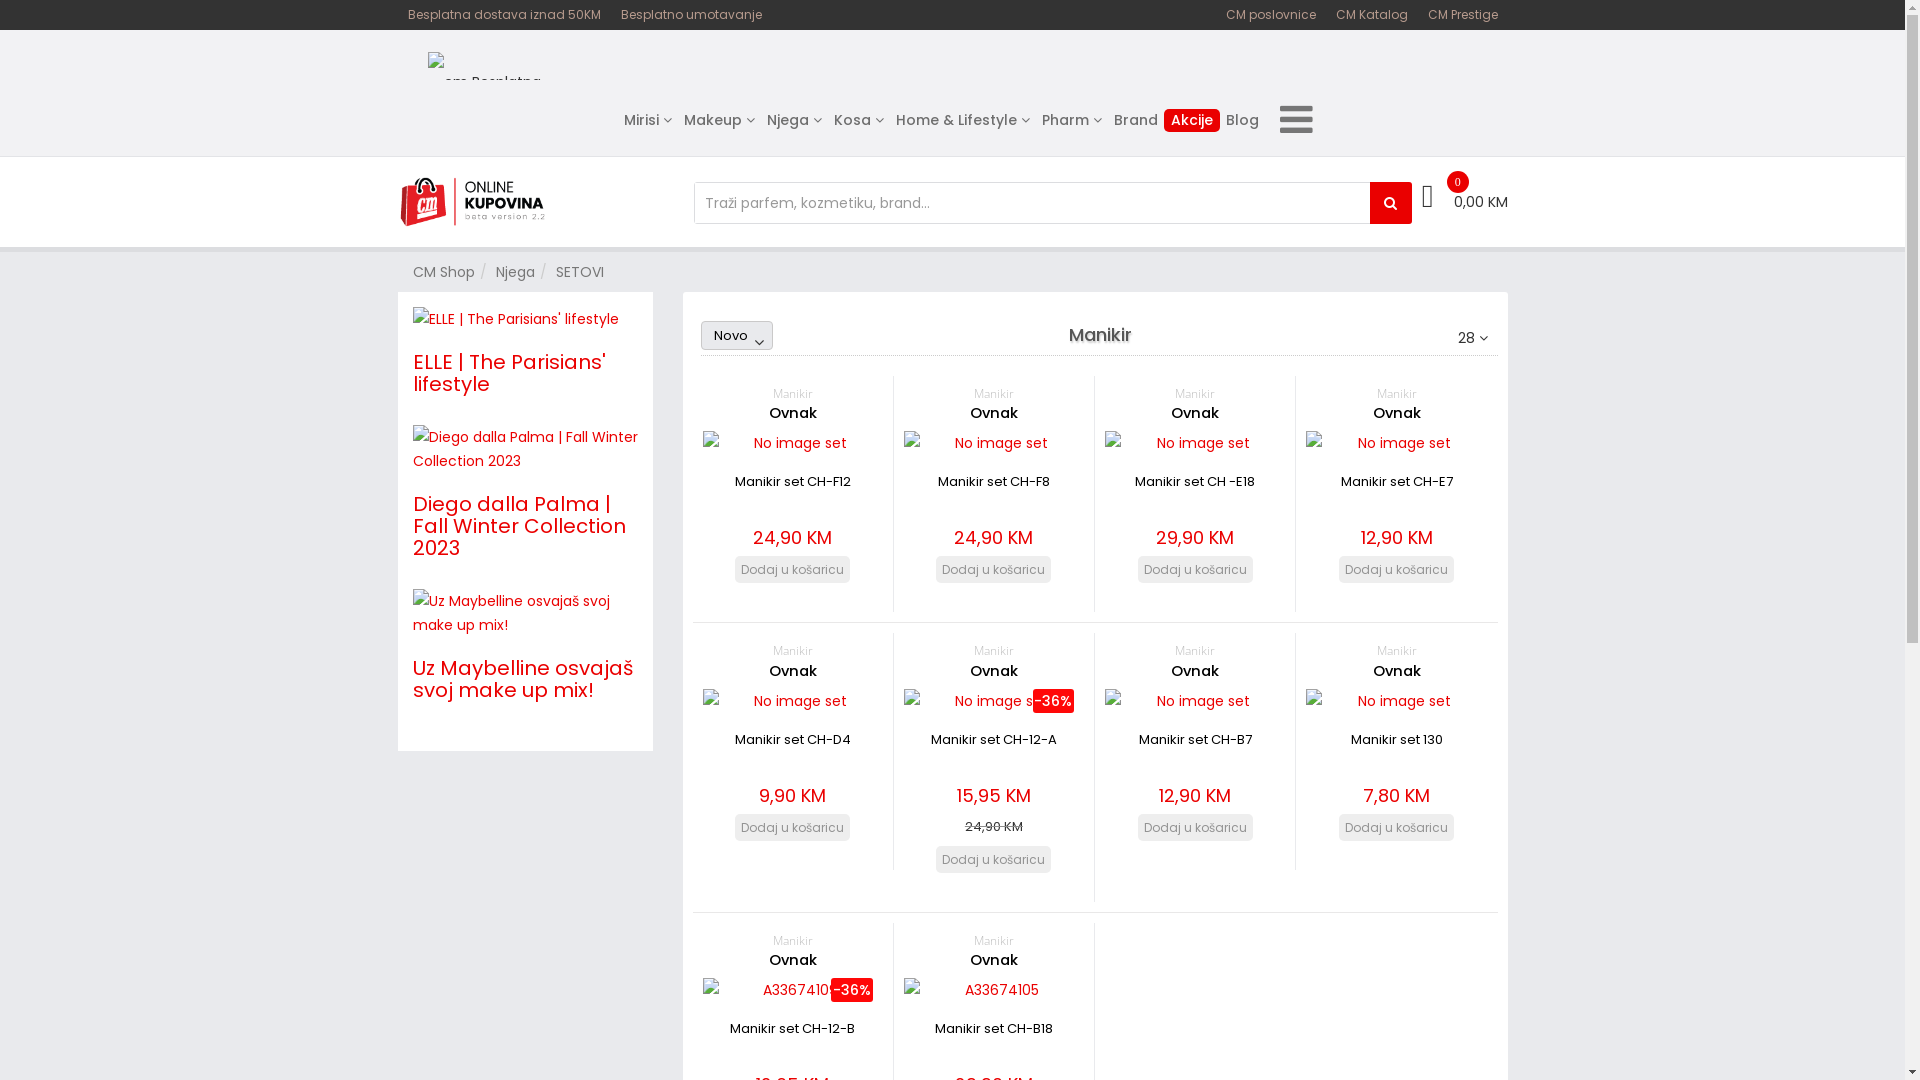 The width and height of the screenshot is (1920, 1080). What do you see at coordinates (902, 442) in the screenshot?
I see `'Manikir set CH-F8'` at bounding box center [902, 442].